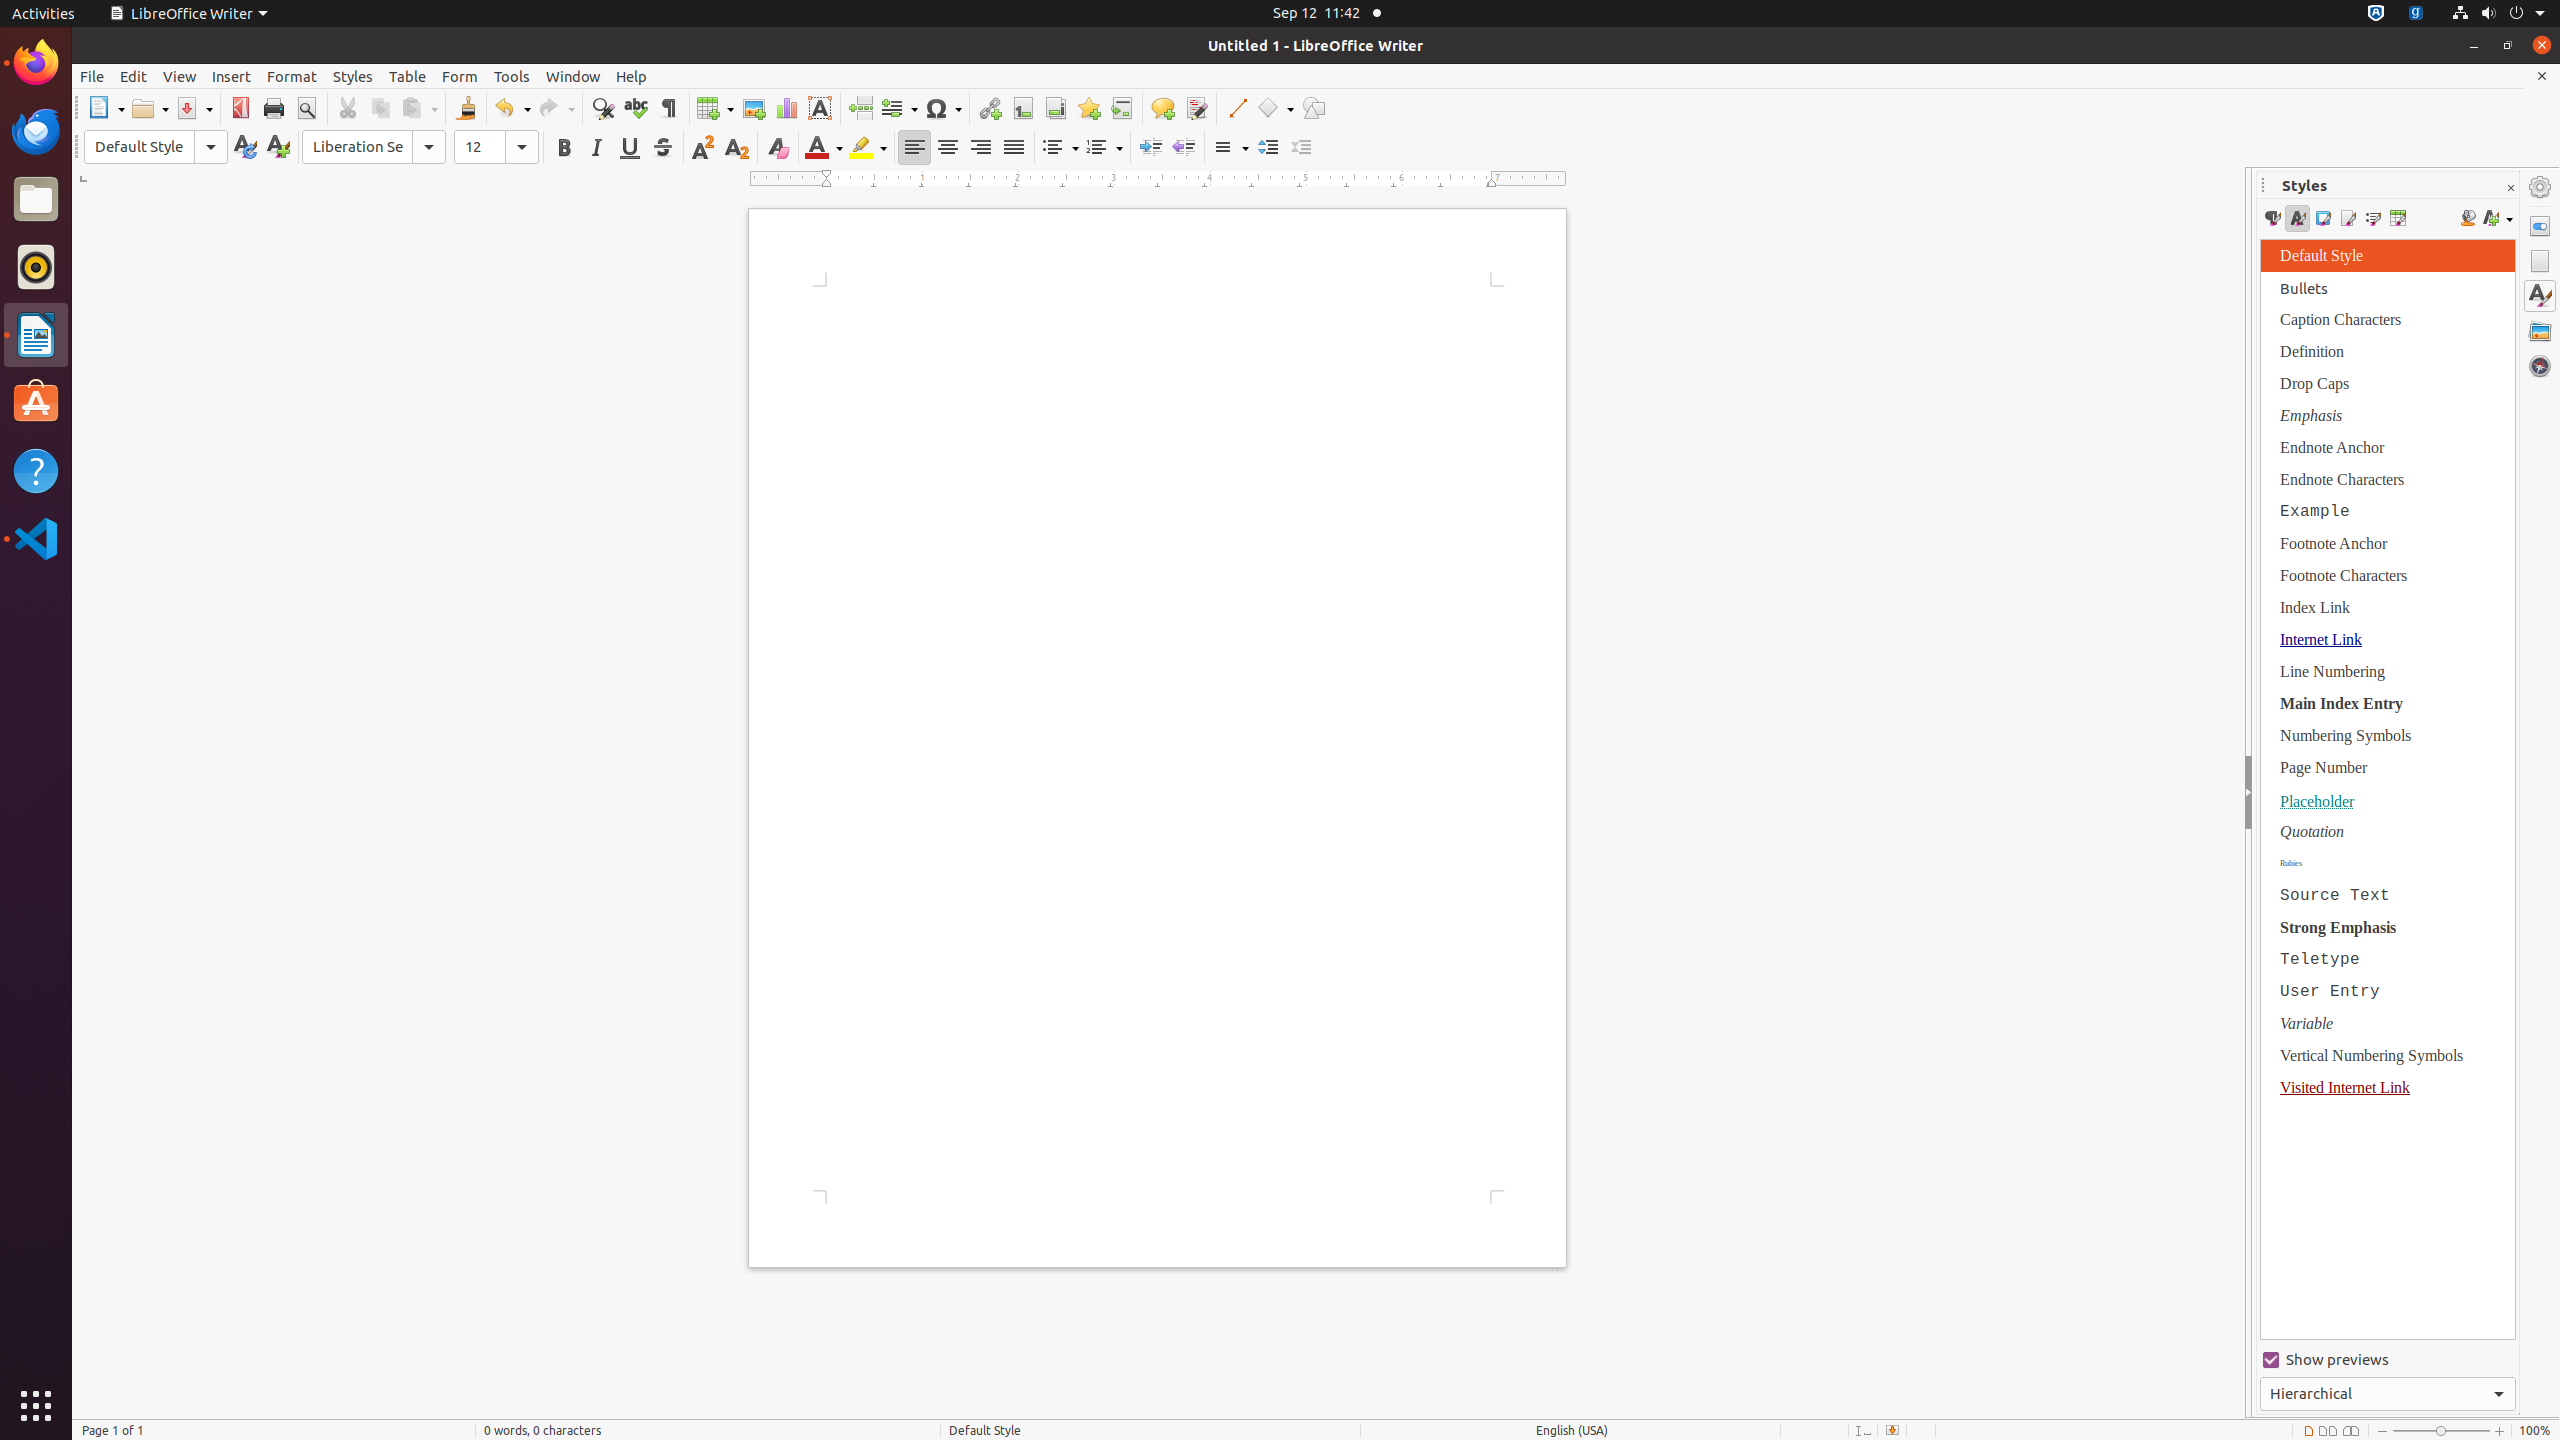 The height and width of the screenshot is (1440, 2560). Describe the element at coordinates (460, 76) in the screenshot. I see `'Form'` at that location.